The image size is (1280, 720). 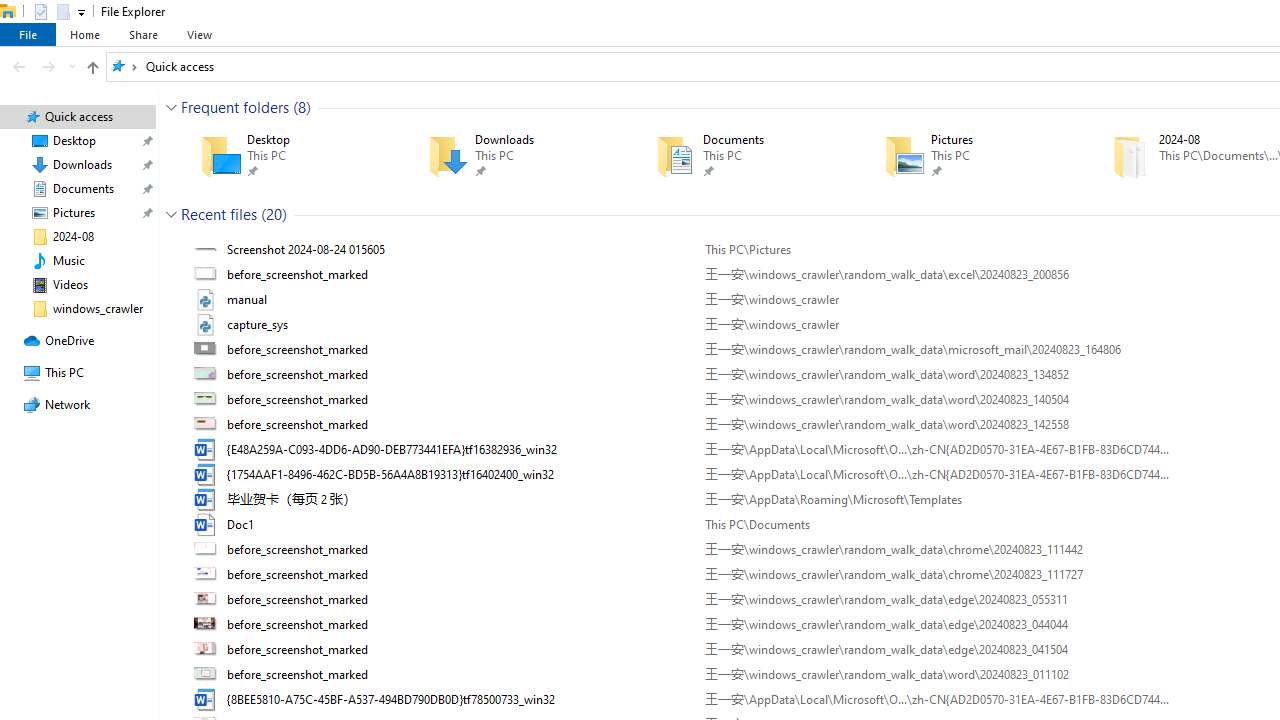 What do you see at coordinates (91, 67) in the screenshot?
I see `'Up to "Desktop" (Alt + Up Arrow)'` at bounding box center [91, 67].